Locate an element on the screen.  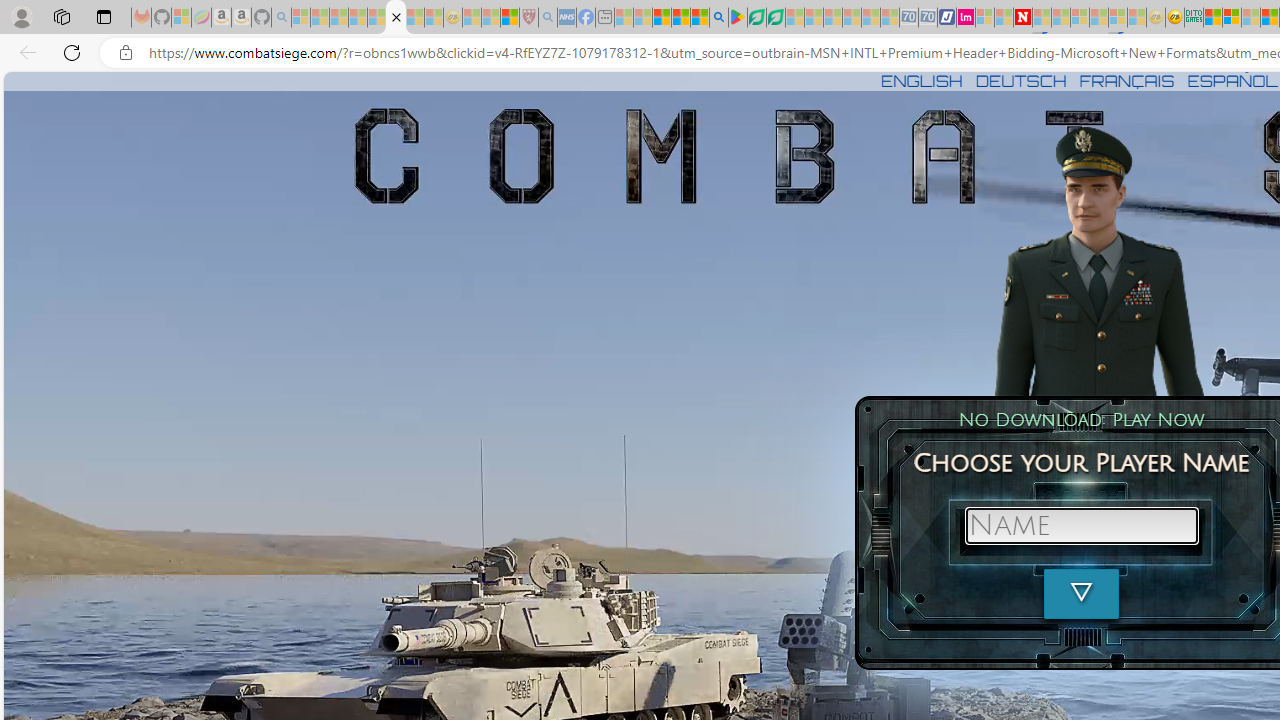
'Cheap Hotels - Save70.com - Sleeping' is located at coordinates (927, 17).